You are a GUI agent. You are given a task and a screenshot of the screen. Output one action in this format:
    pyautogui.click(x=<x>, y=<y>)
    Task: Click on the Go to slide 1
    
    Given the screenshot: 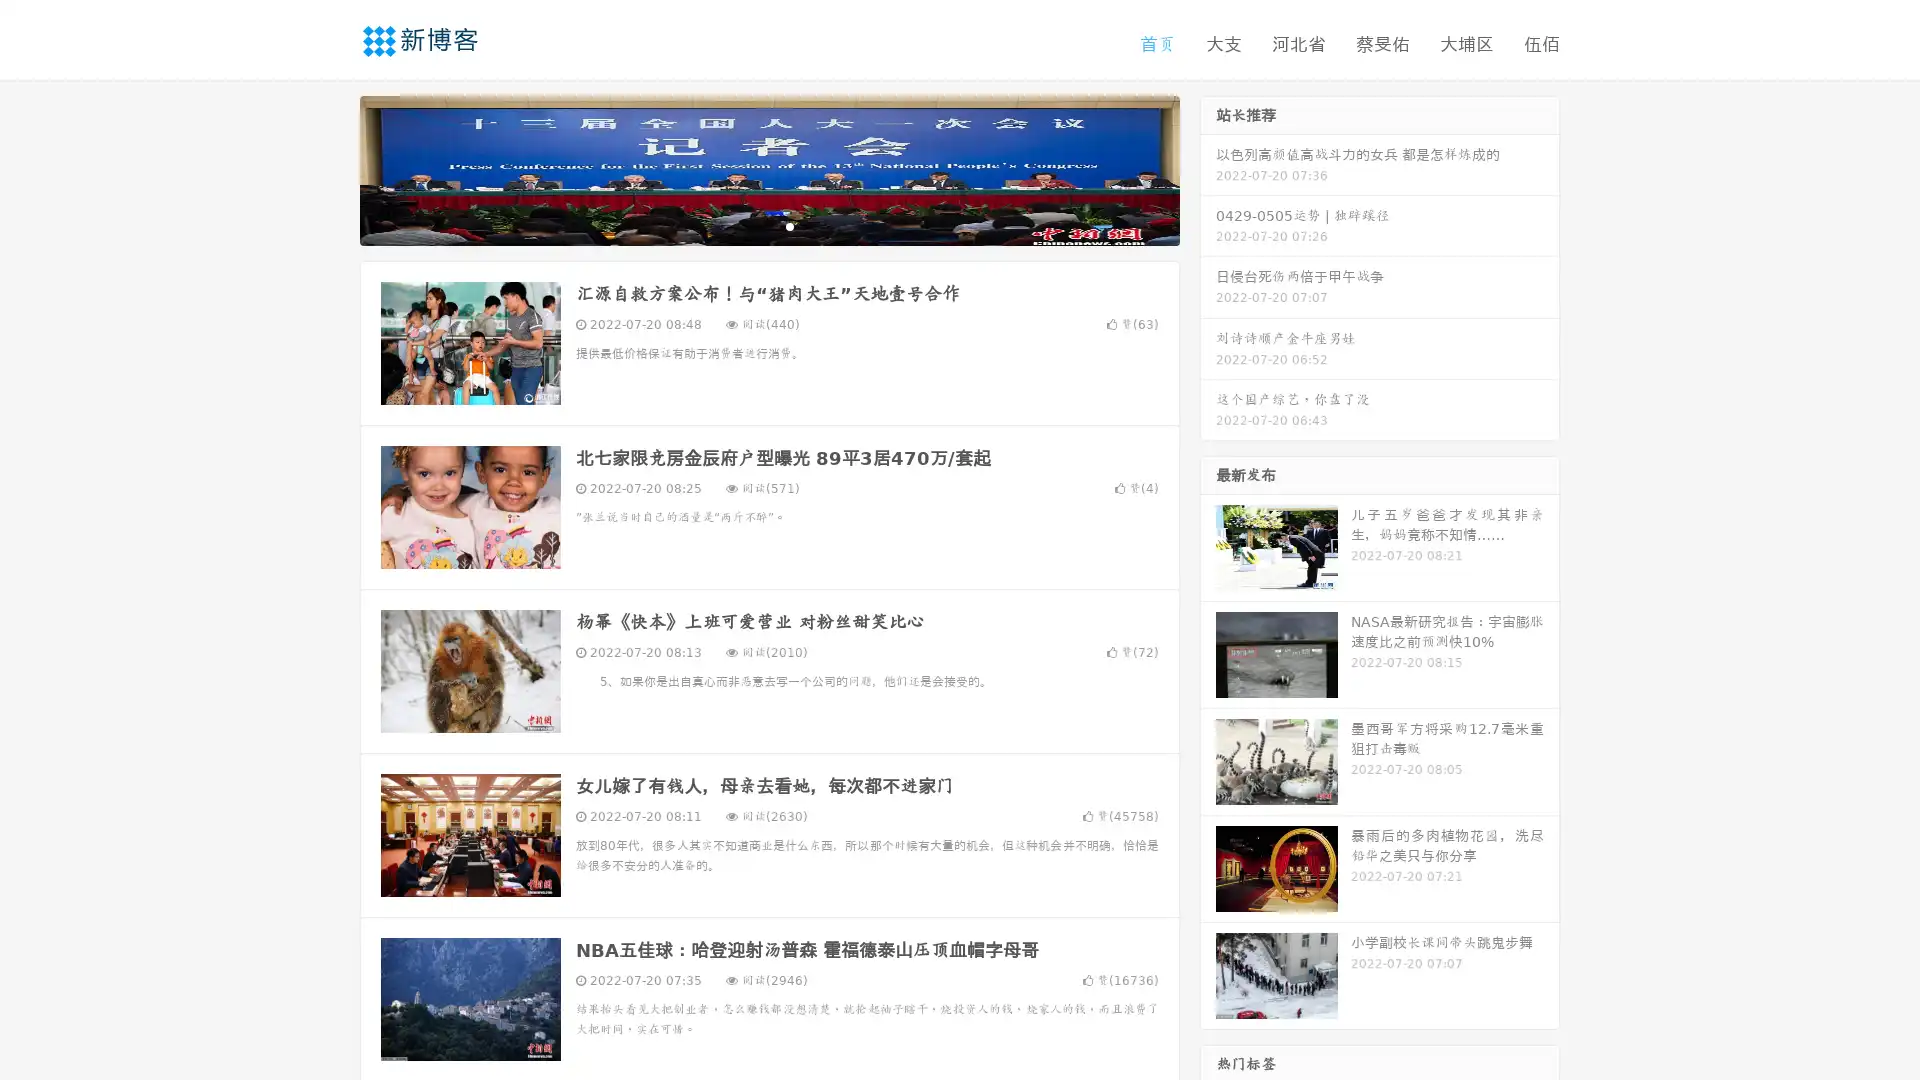 What is the action you would take?
    pyautogui.click(x=748, y=225)
    